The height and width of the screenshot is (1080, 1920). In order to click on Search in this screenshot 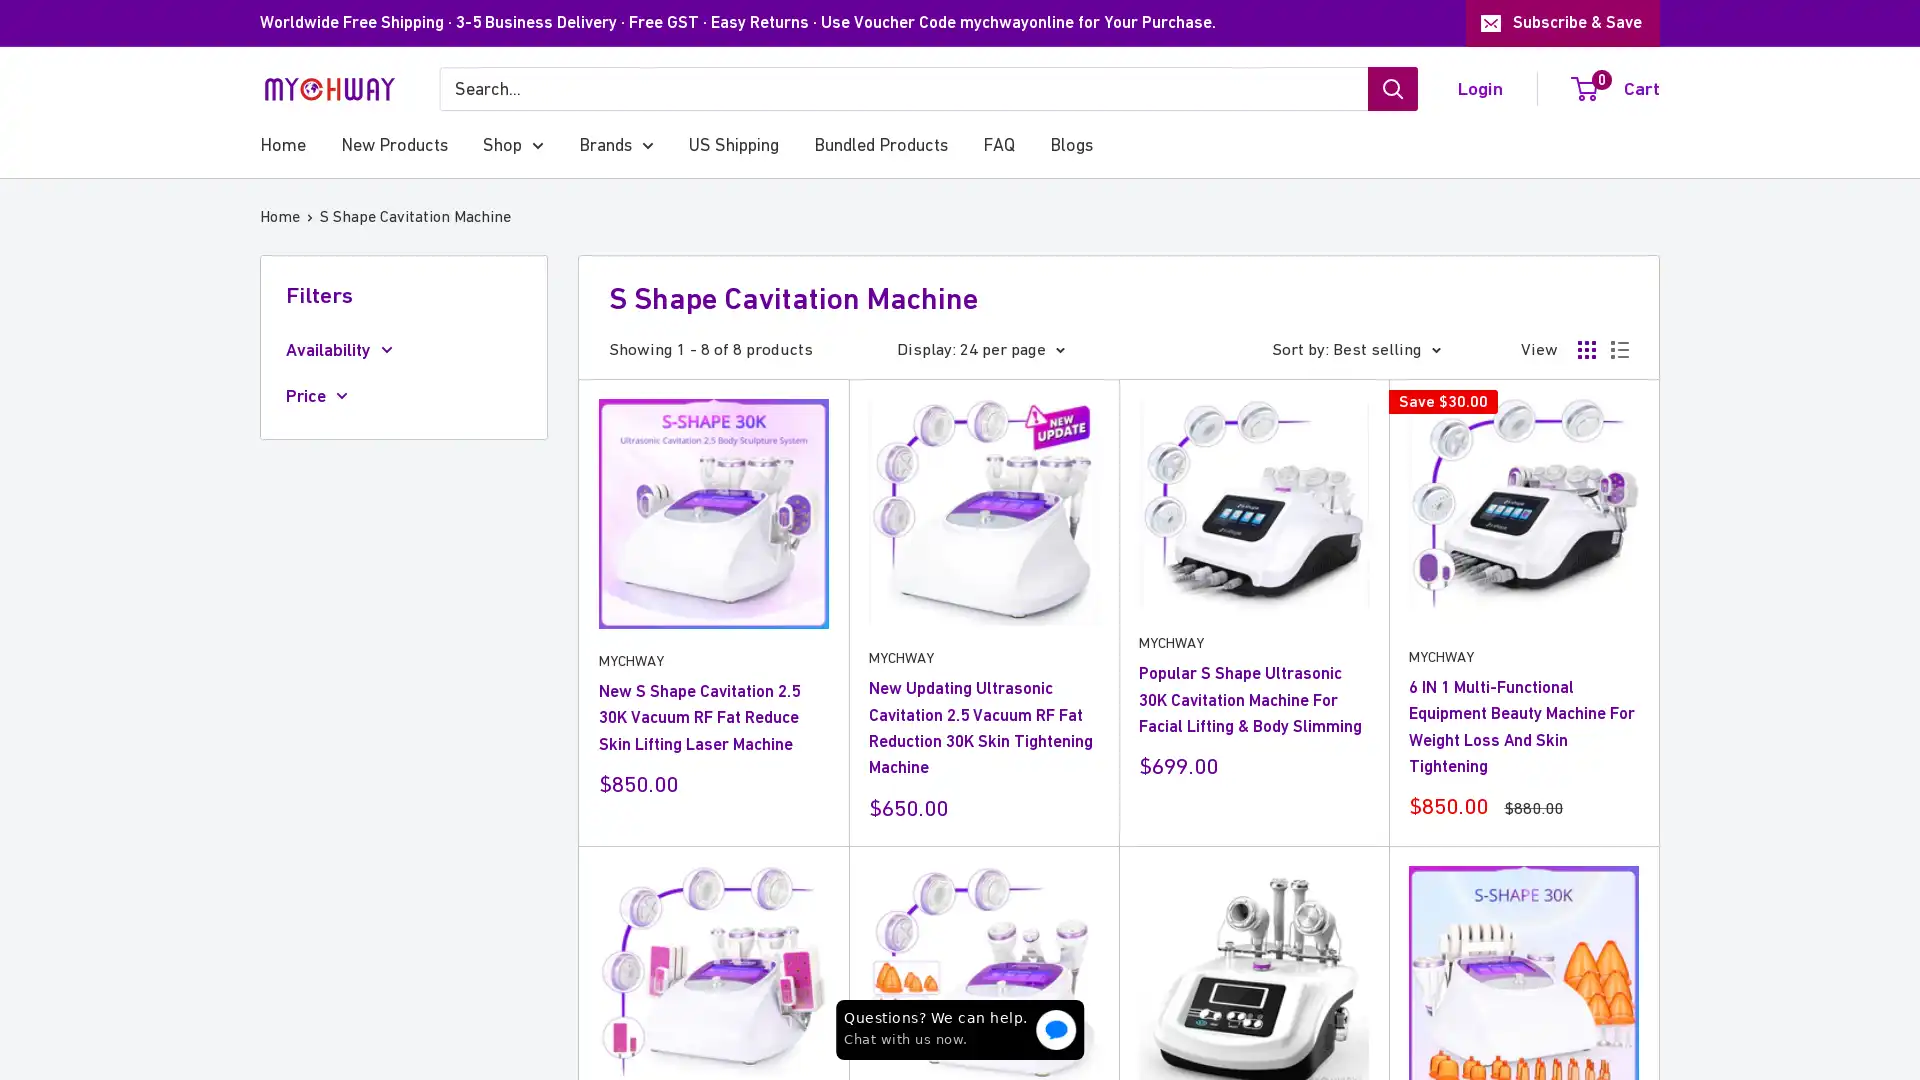, I will do `click(1391, 87)`.